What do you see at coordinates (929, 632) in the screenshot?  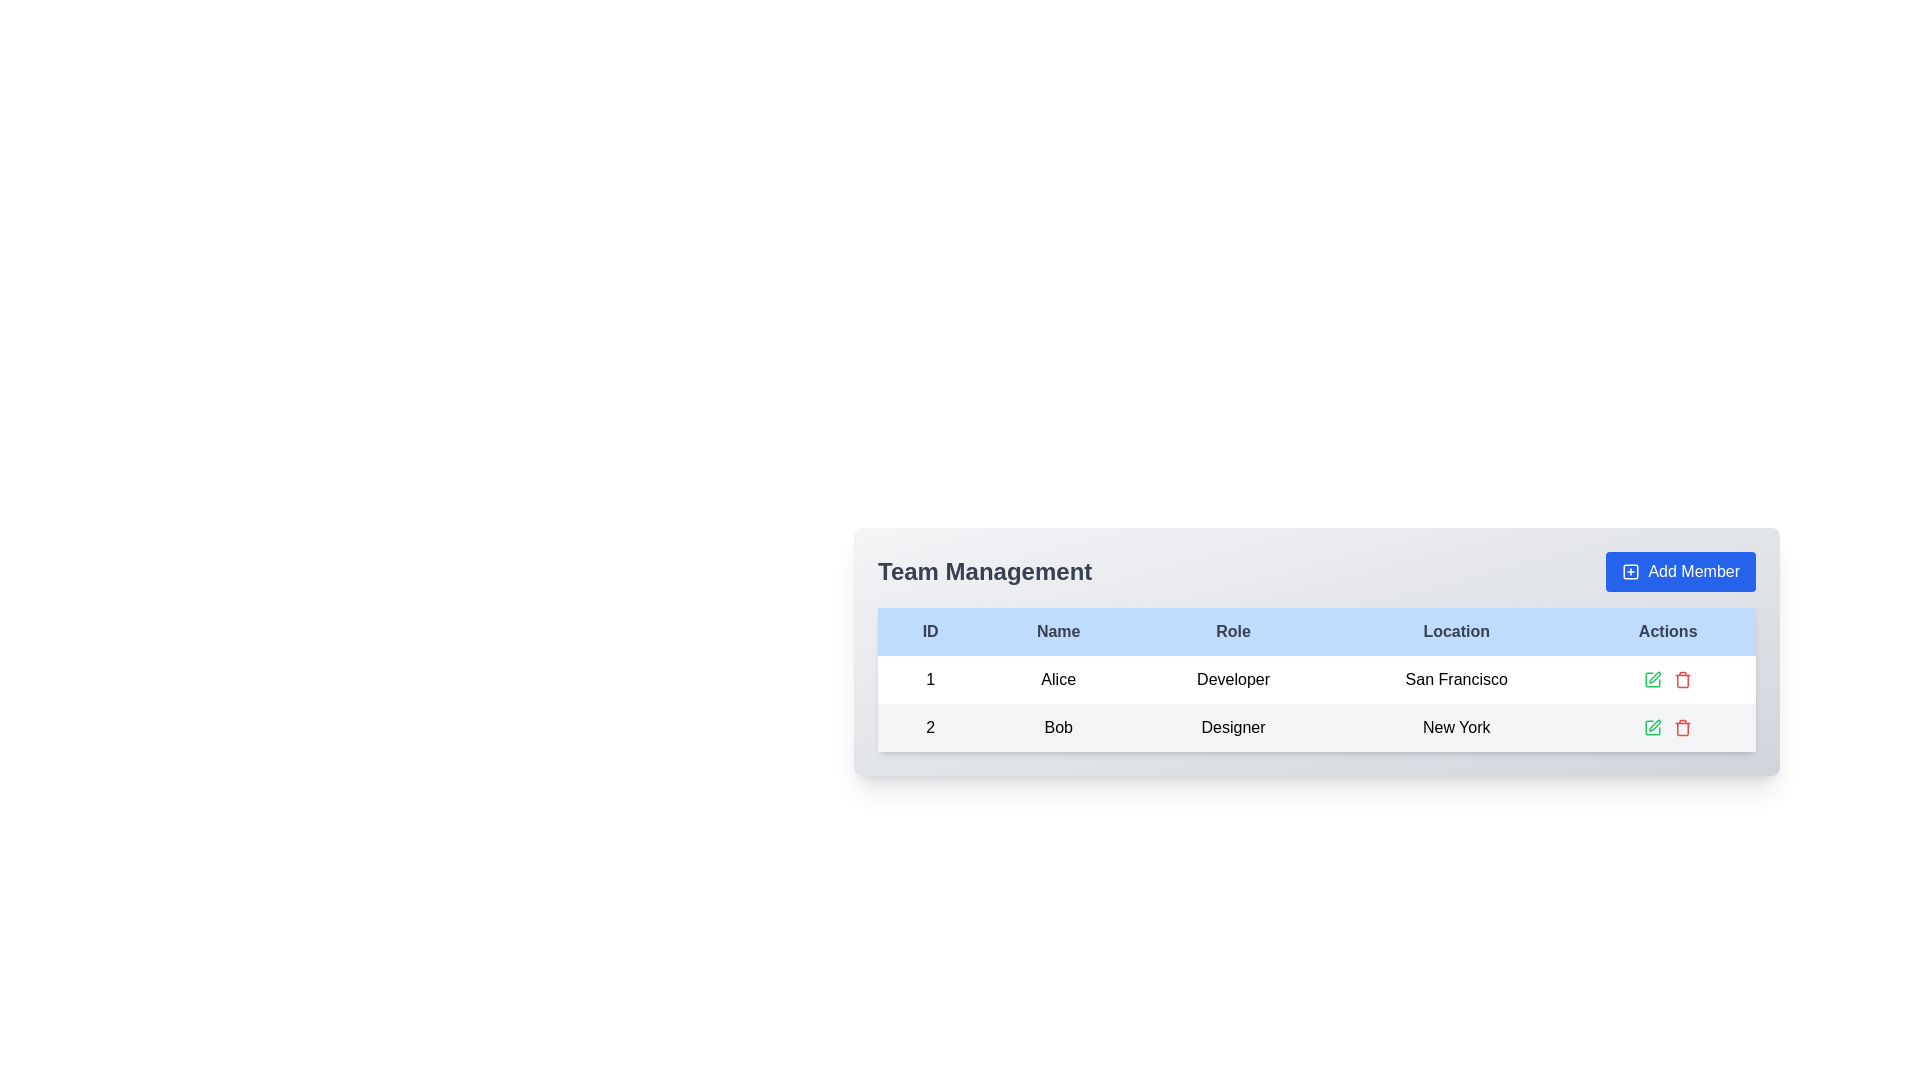 I see `the static text label 'ID' which serves as the first column header in the 'Team Management' section of the table` at bounding box center [929, 632].